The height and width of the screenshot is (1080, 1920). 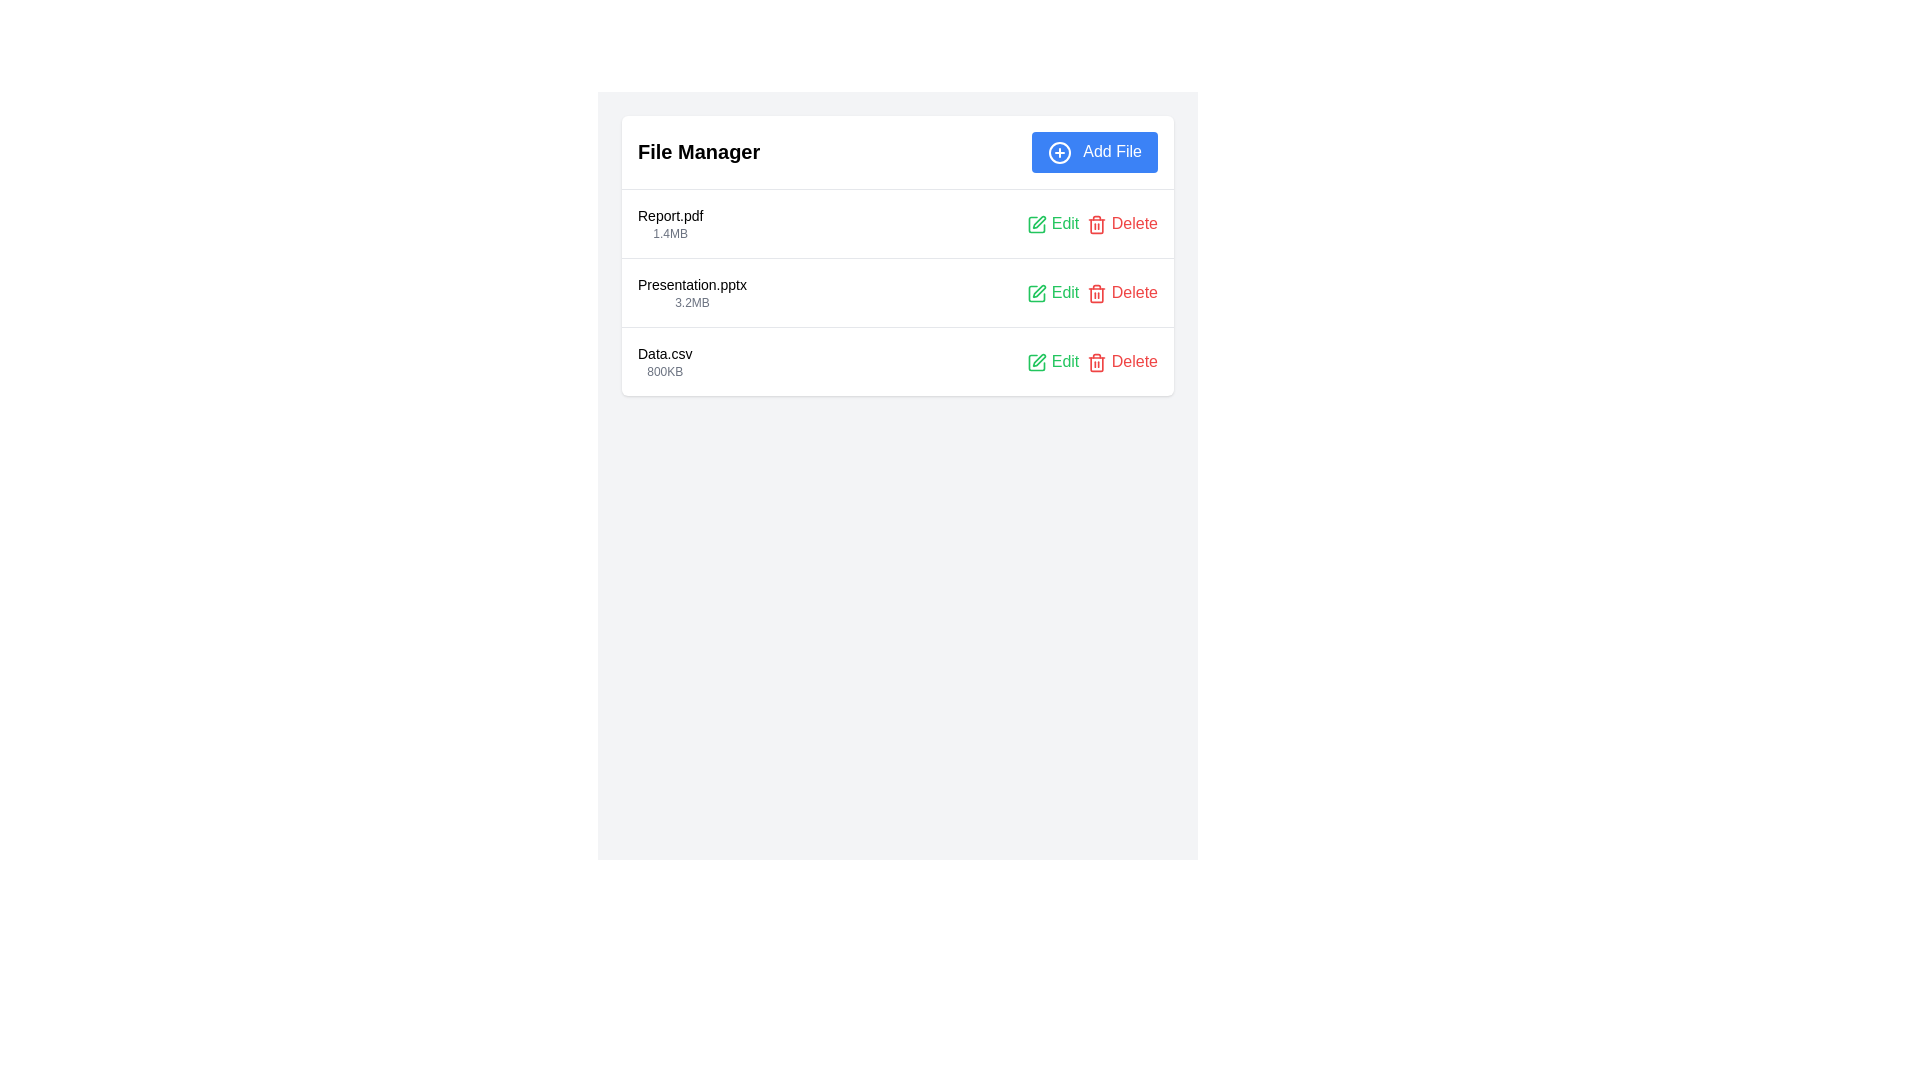 What do you see at coordinates (1096, 295) in the screenshot?
I see `the main body of the trash can segment in the SVG icon that corresponds to the 'Delete' action` at bounding box center [1096, 295].